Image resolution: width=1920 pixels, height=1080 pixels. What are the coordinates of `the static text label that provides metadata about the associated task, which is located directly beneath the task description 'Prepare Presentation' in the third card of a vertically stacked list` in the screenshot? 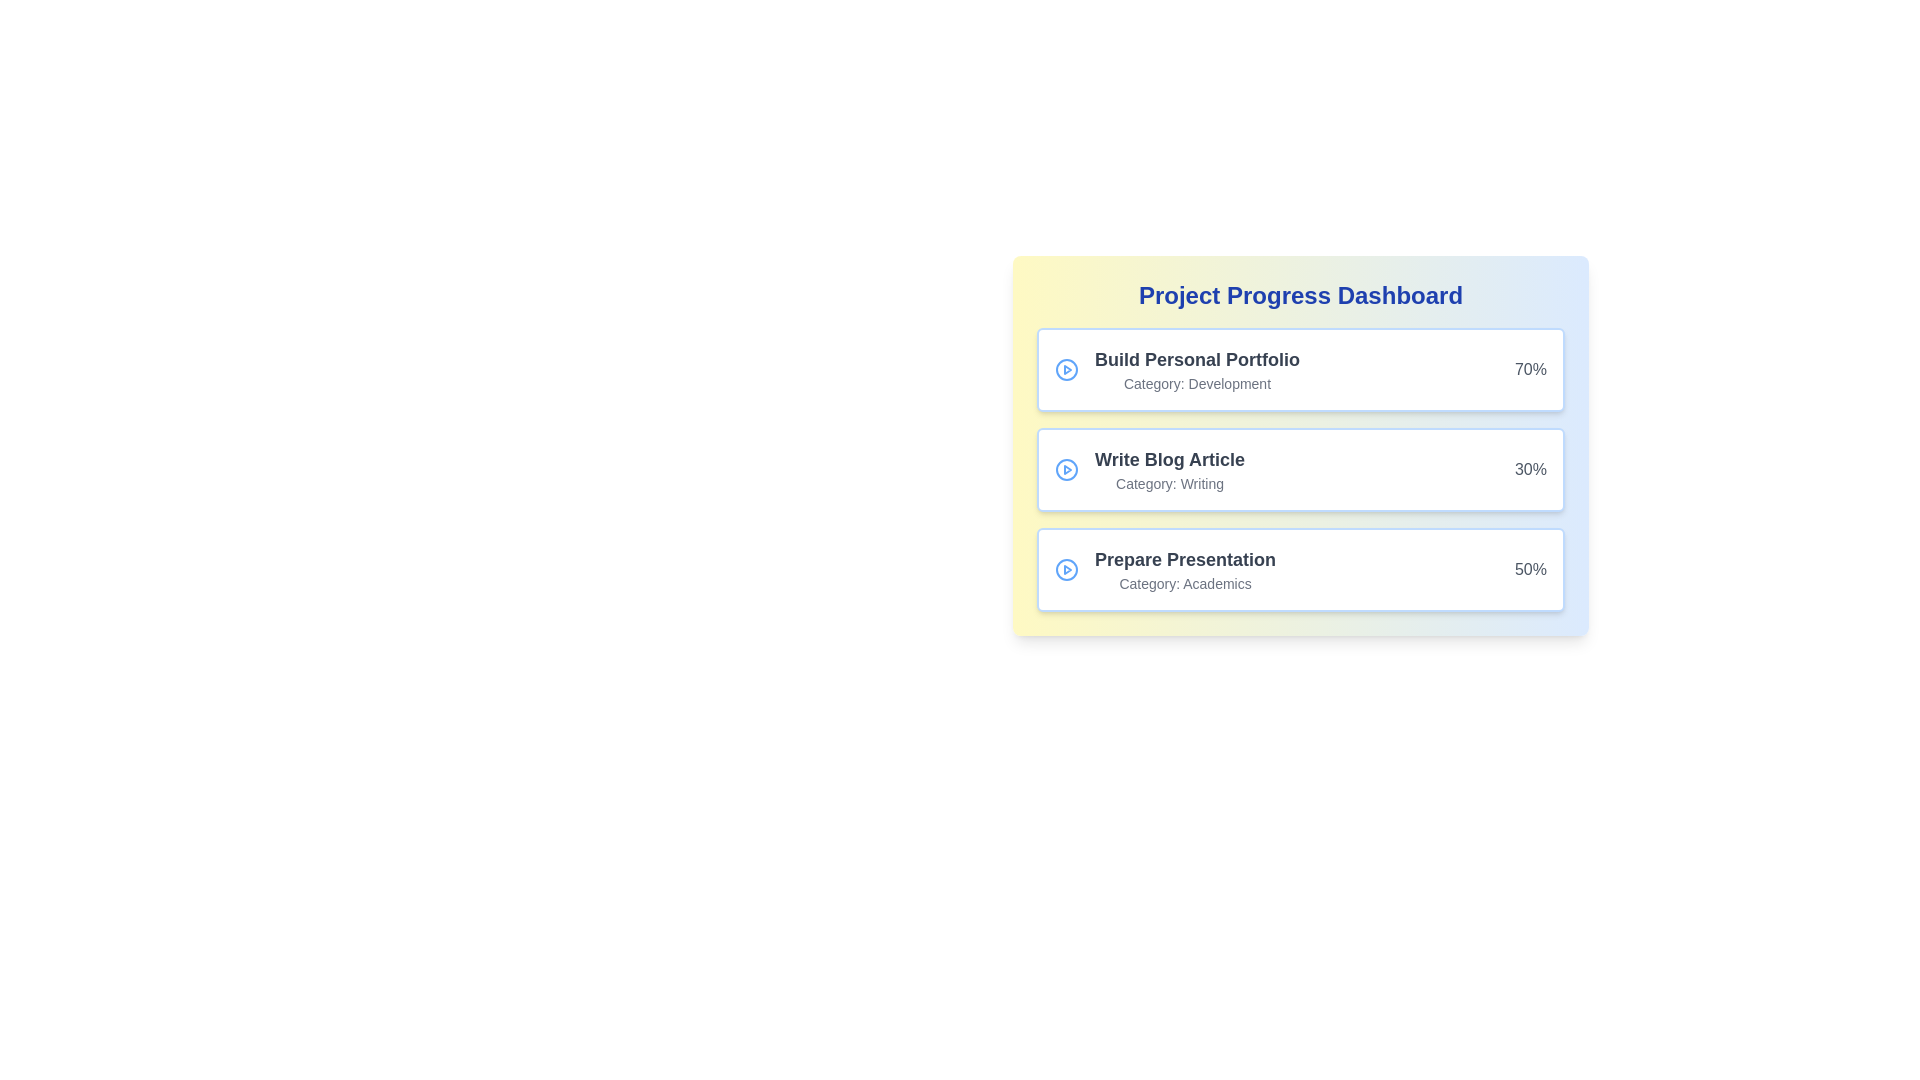 It's located at (1185, 583).